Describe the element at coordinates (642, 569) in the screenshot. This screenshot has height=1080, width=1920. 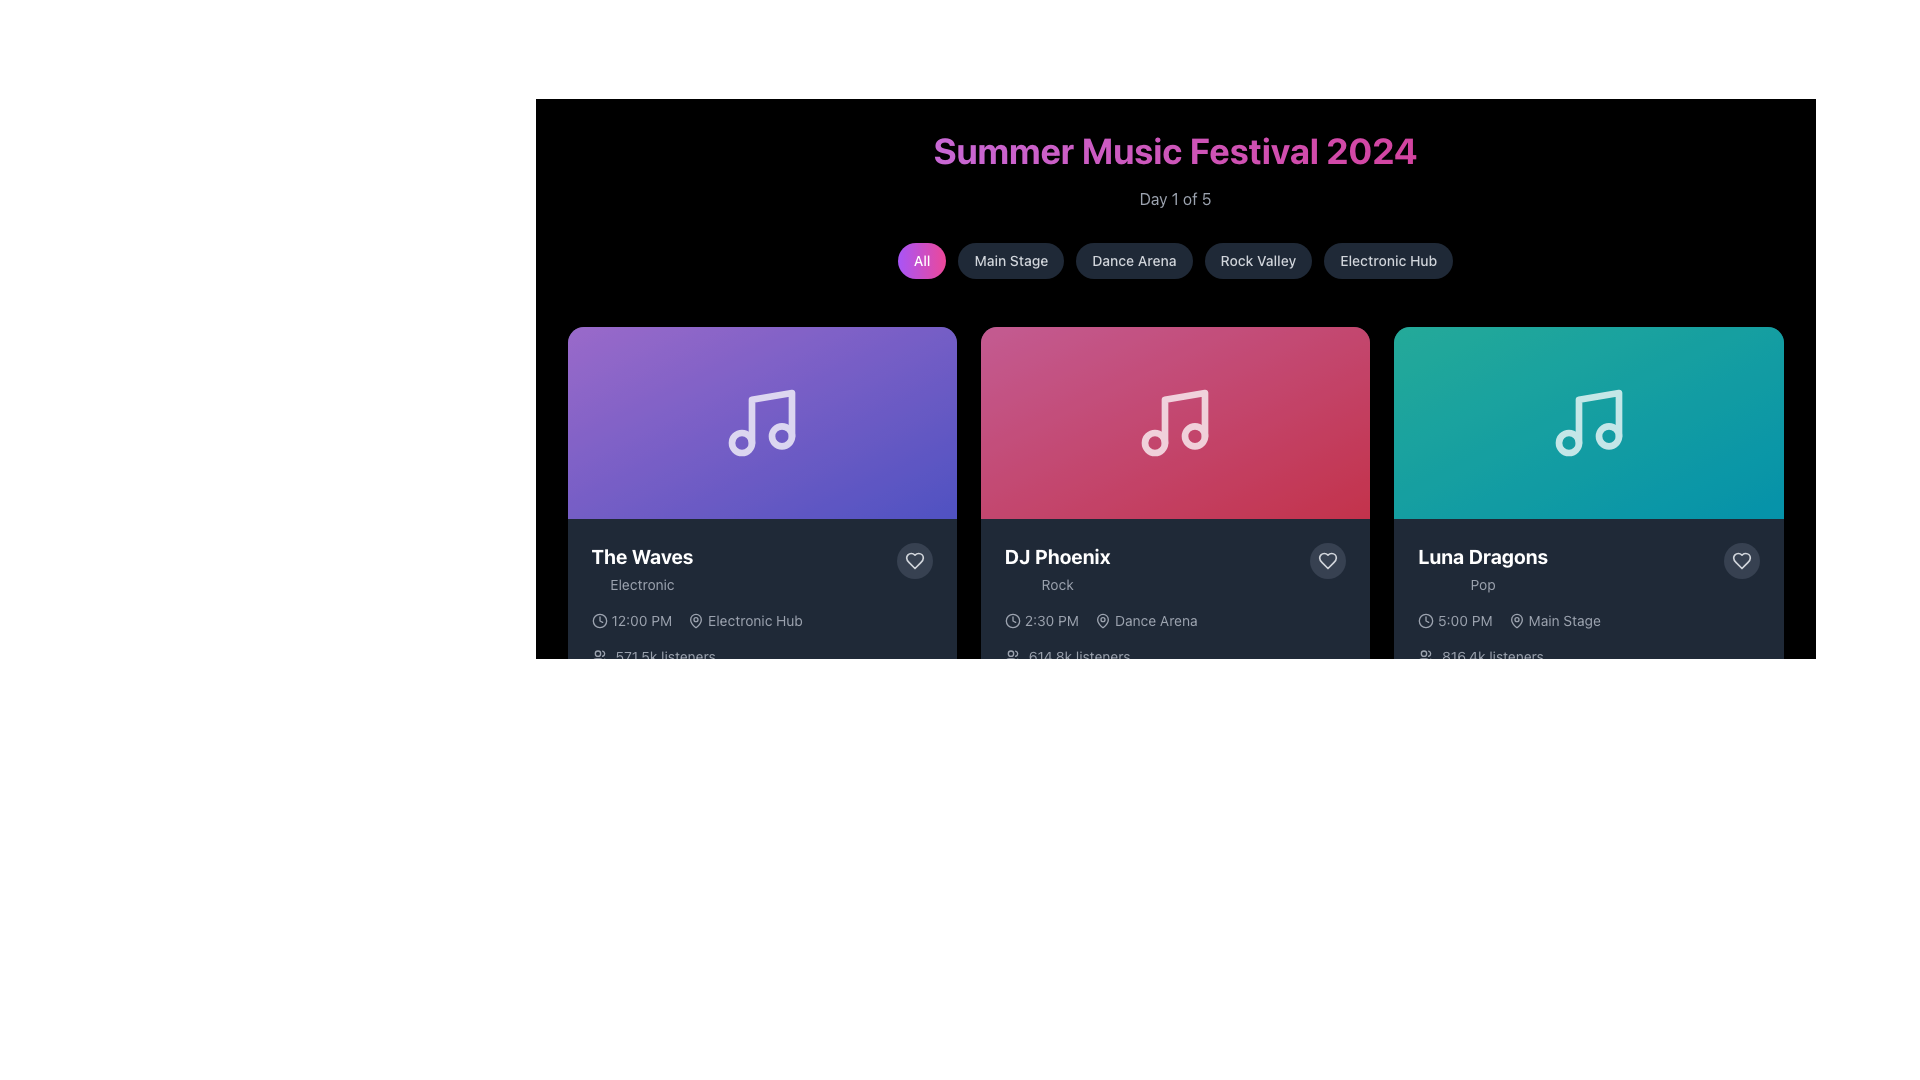
I see `static text display element that shows 'The Waves' in bold white and 'Electronic' in smaller gray, located in the lower section of the first card on the leftmost side of the interface` at that location.